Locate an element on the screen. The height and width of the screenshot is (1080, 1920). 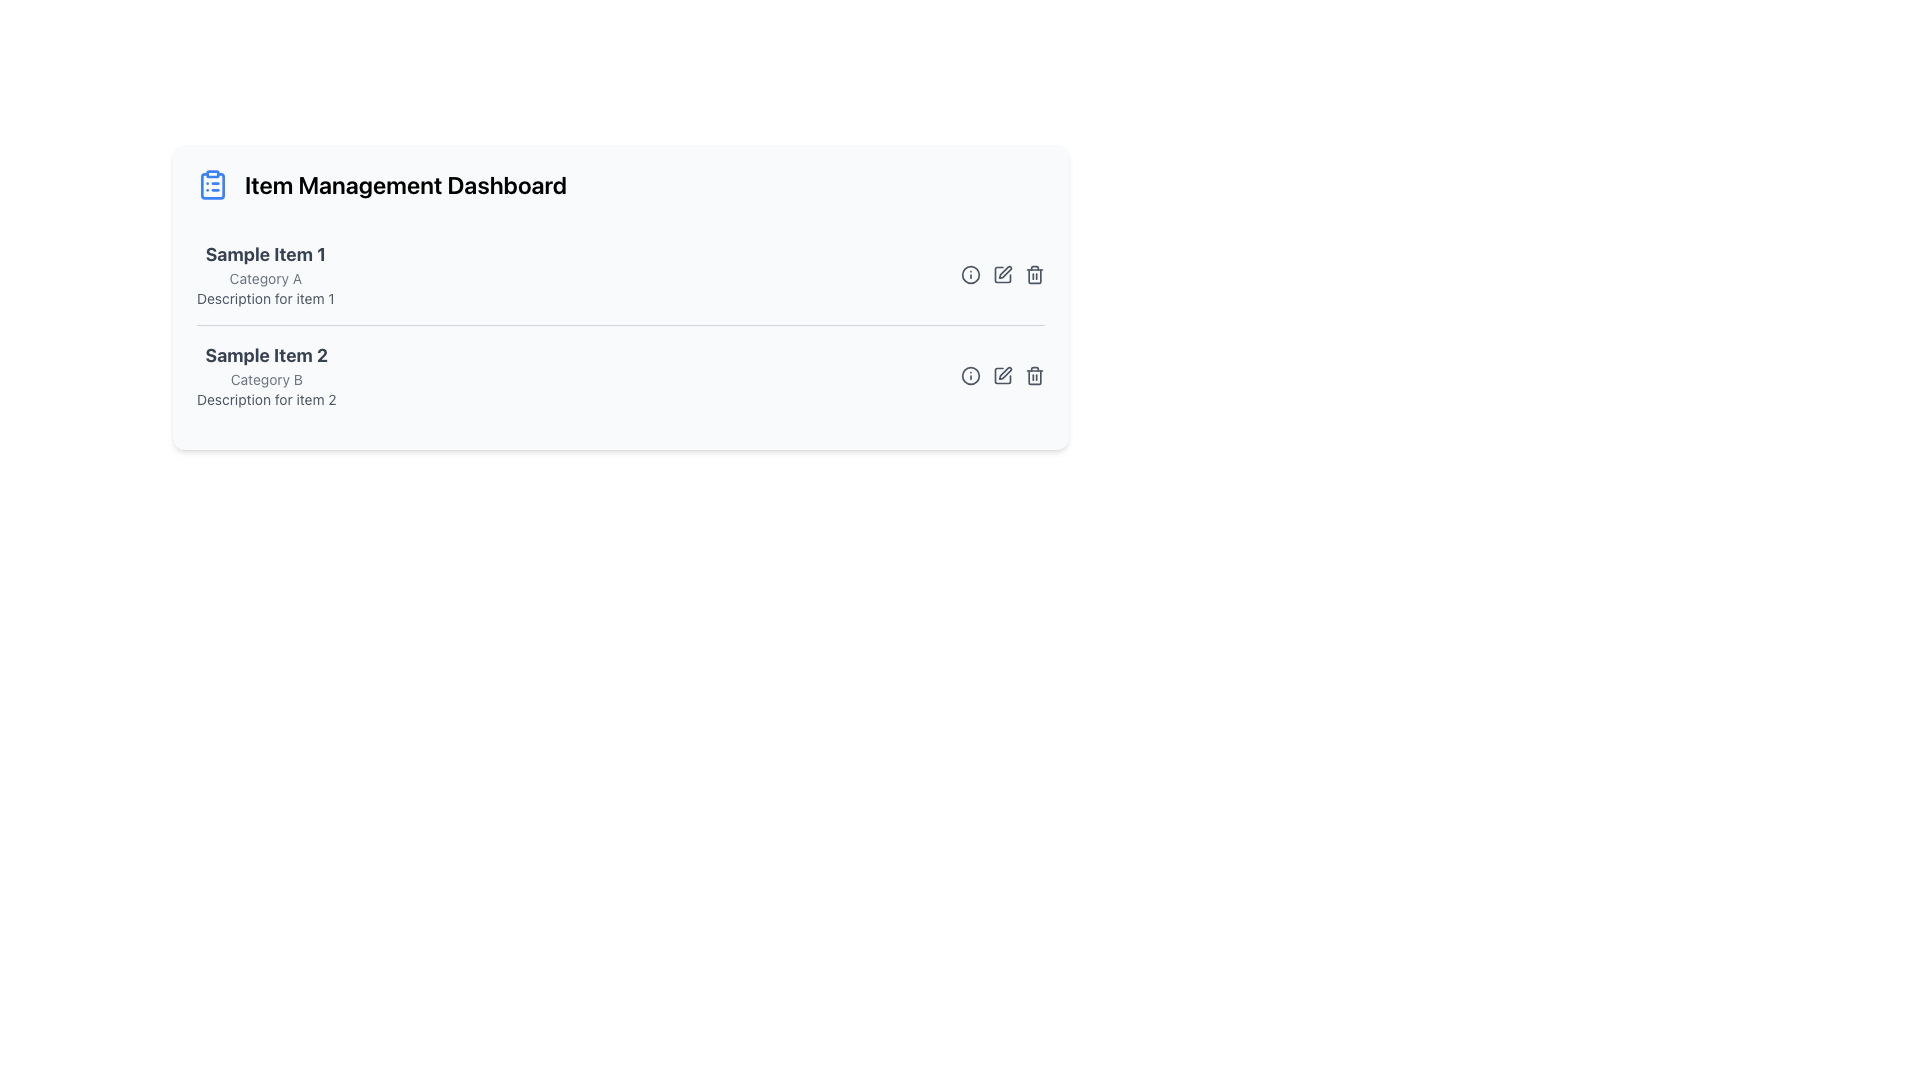
the first entry in the item management list labeled 'Sample Item 1' is located at coordinates (619, 274).